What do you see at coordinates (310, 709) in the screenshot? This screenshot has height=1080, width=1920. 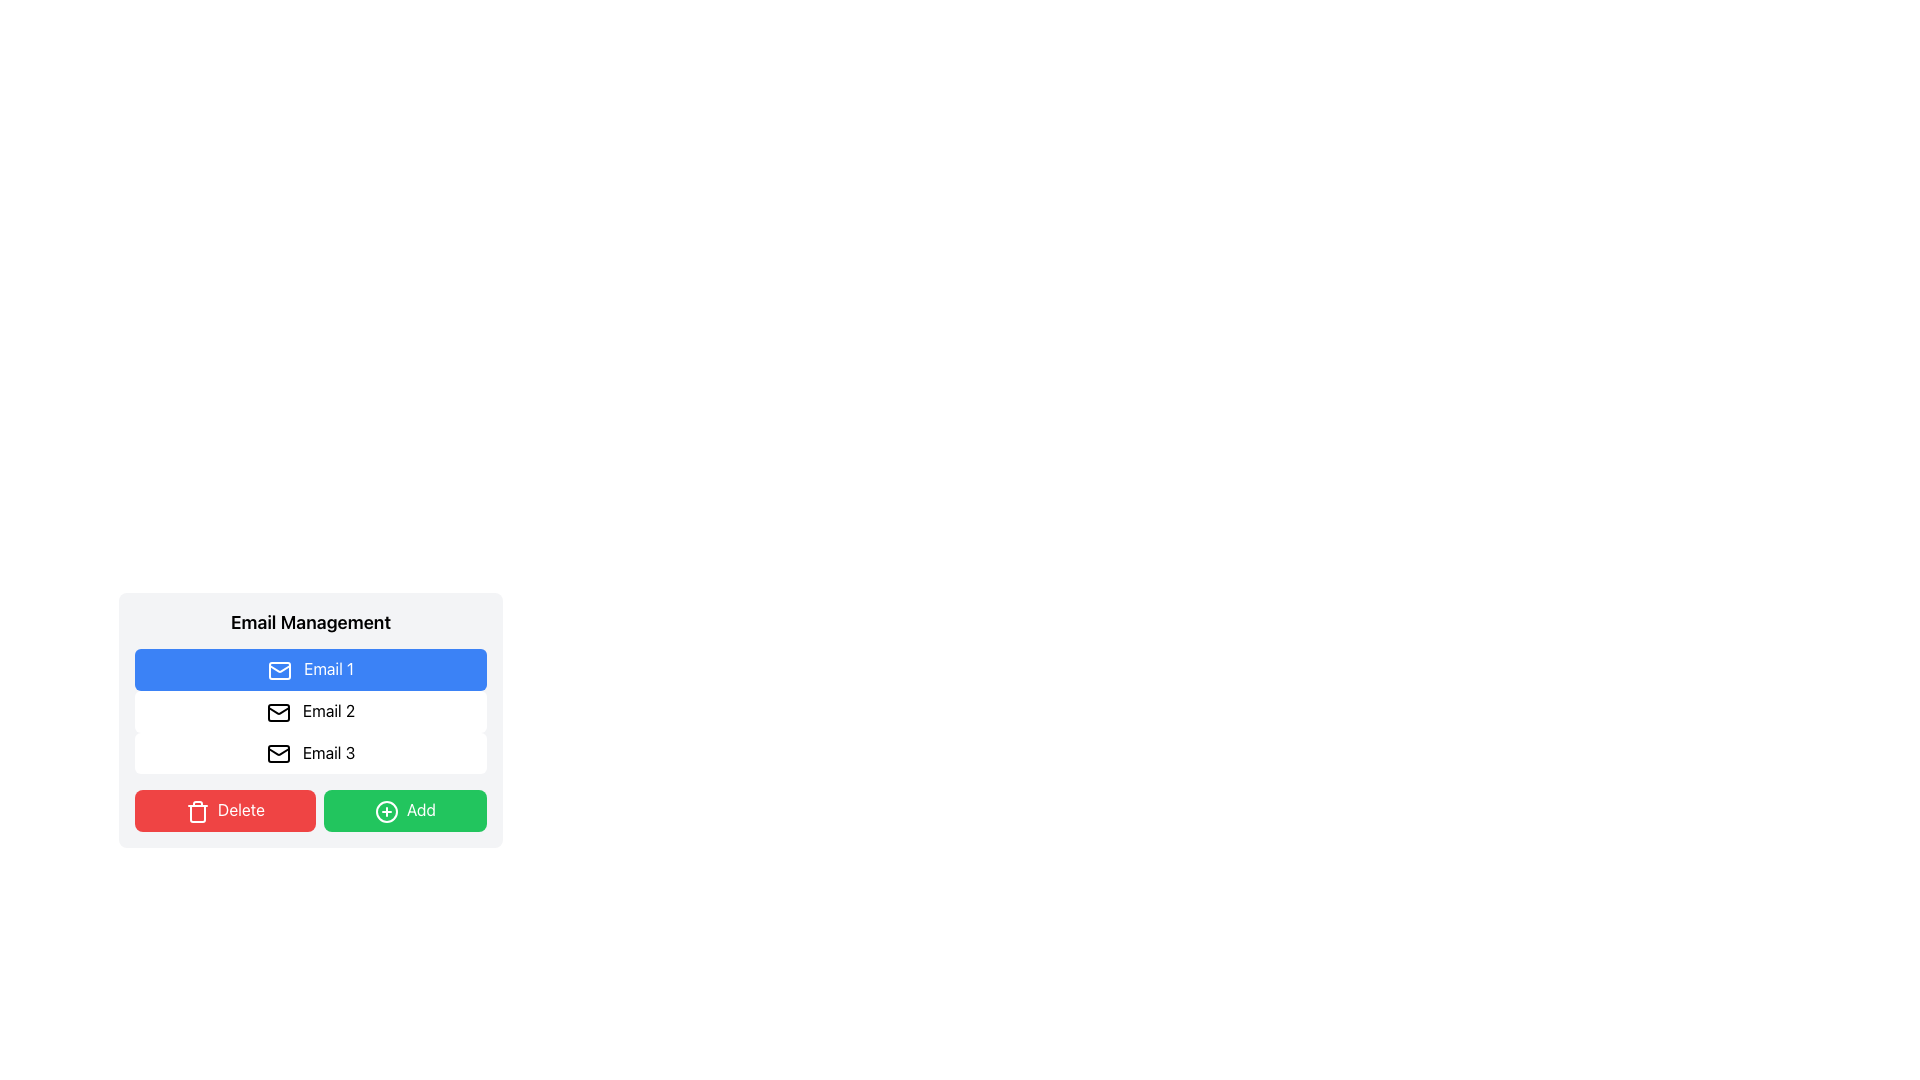 I see `an item in the list of email options ('Email 1', 'Email 2', 'Email 3') located in the 'Email Management' section` at bounding box center [310, 709].